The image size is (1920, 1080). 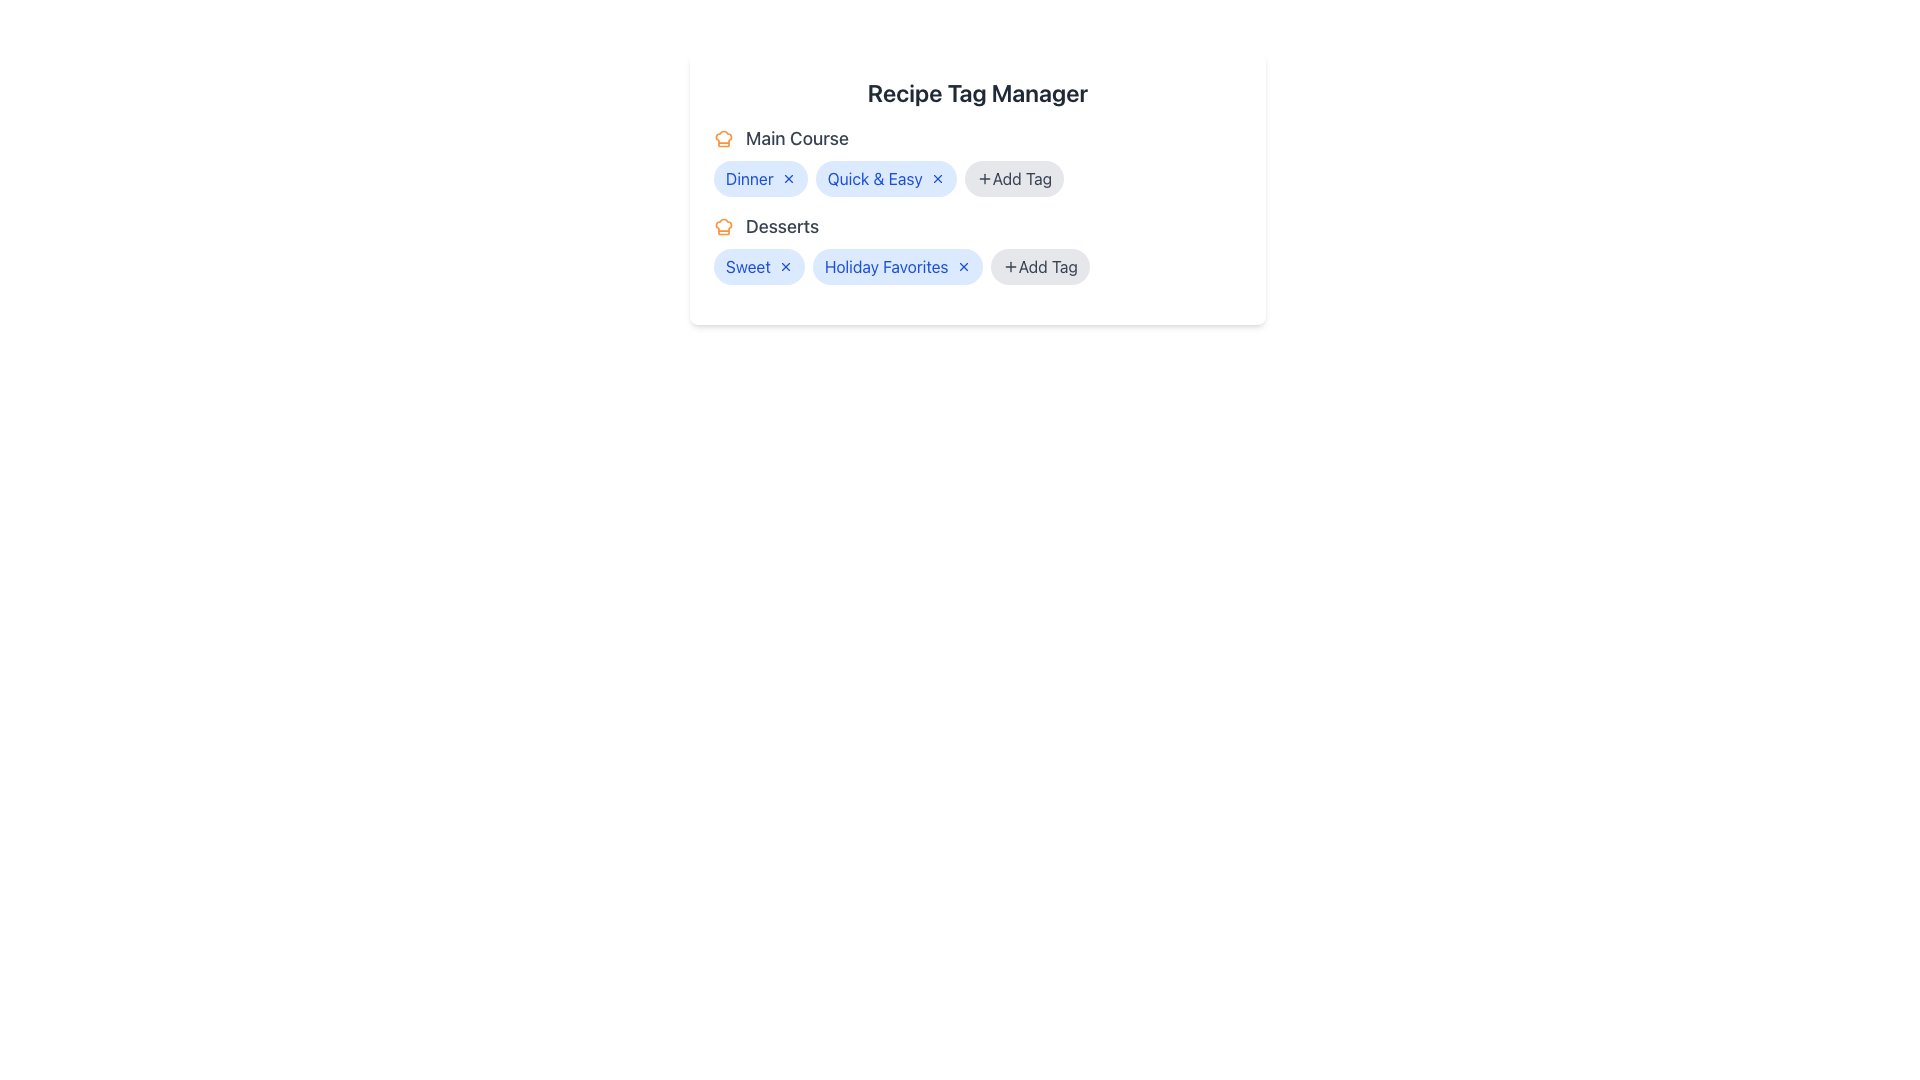 I want to click on the button located at the rightmost position in the 'Desserts' section, so click(x=1040, y=265).